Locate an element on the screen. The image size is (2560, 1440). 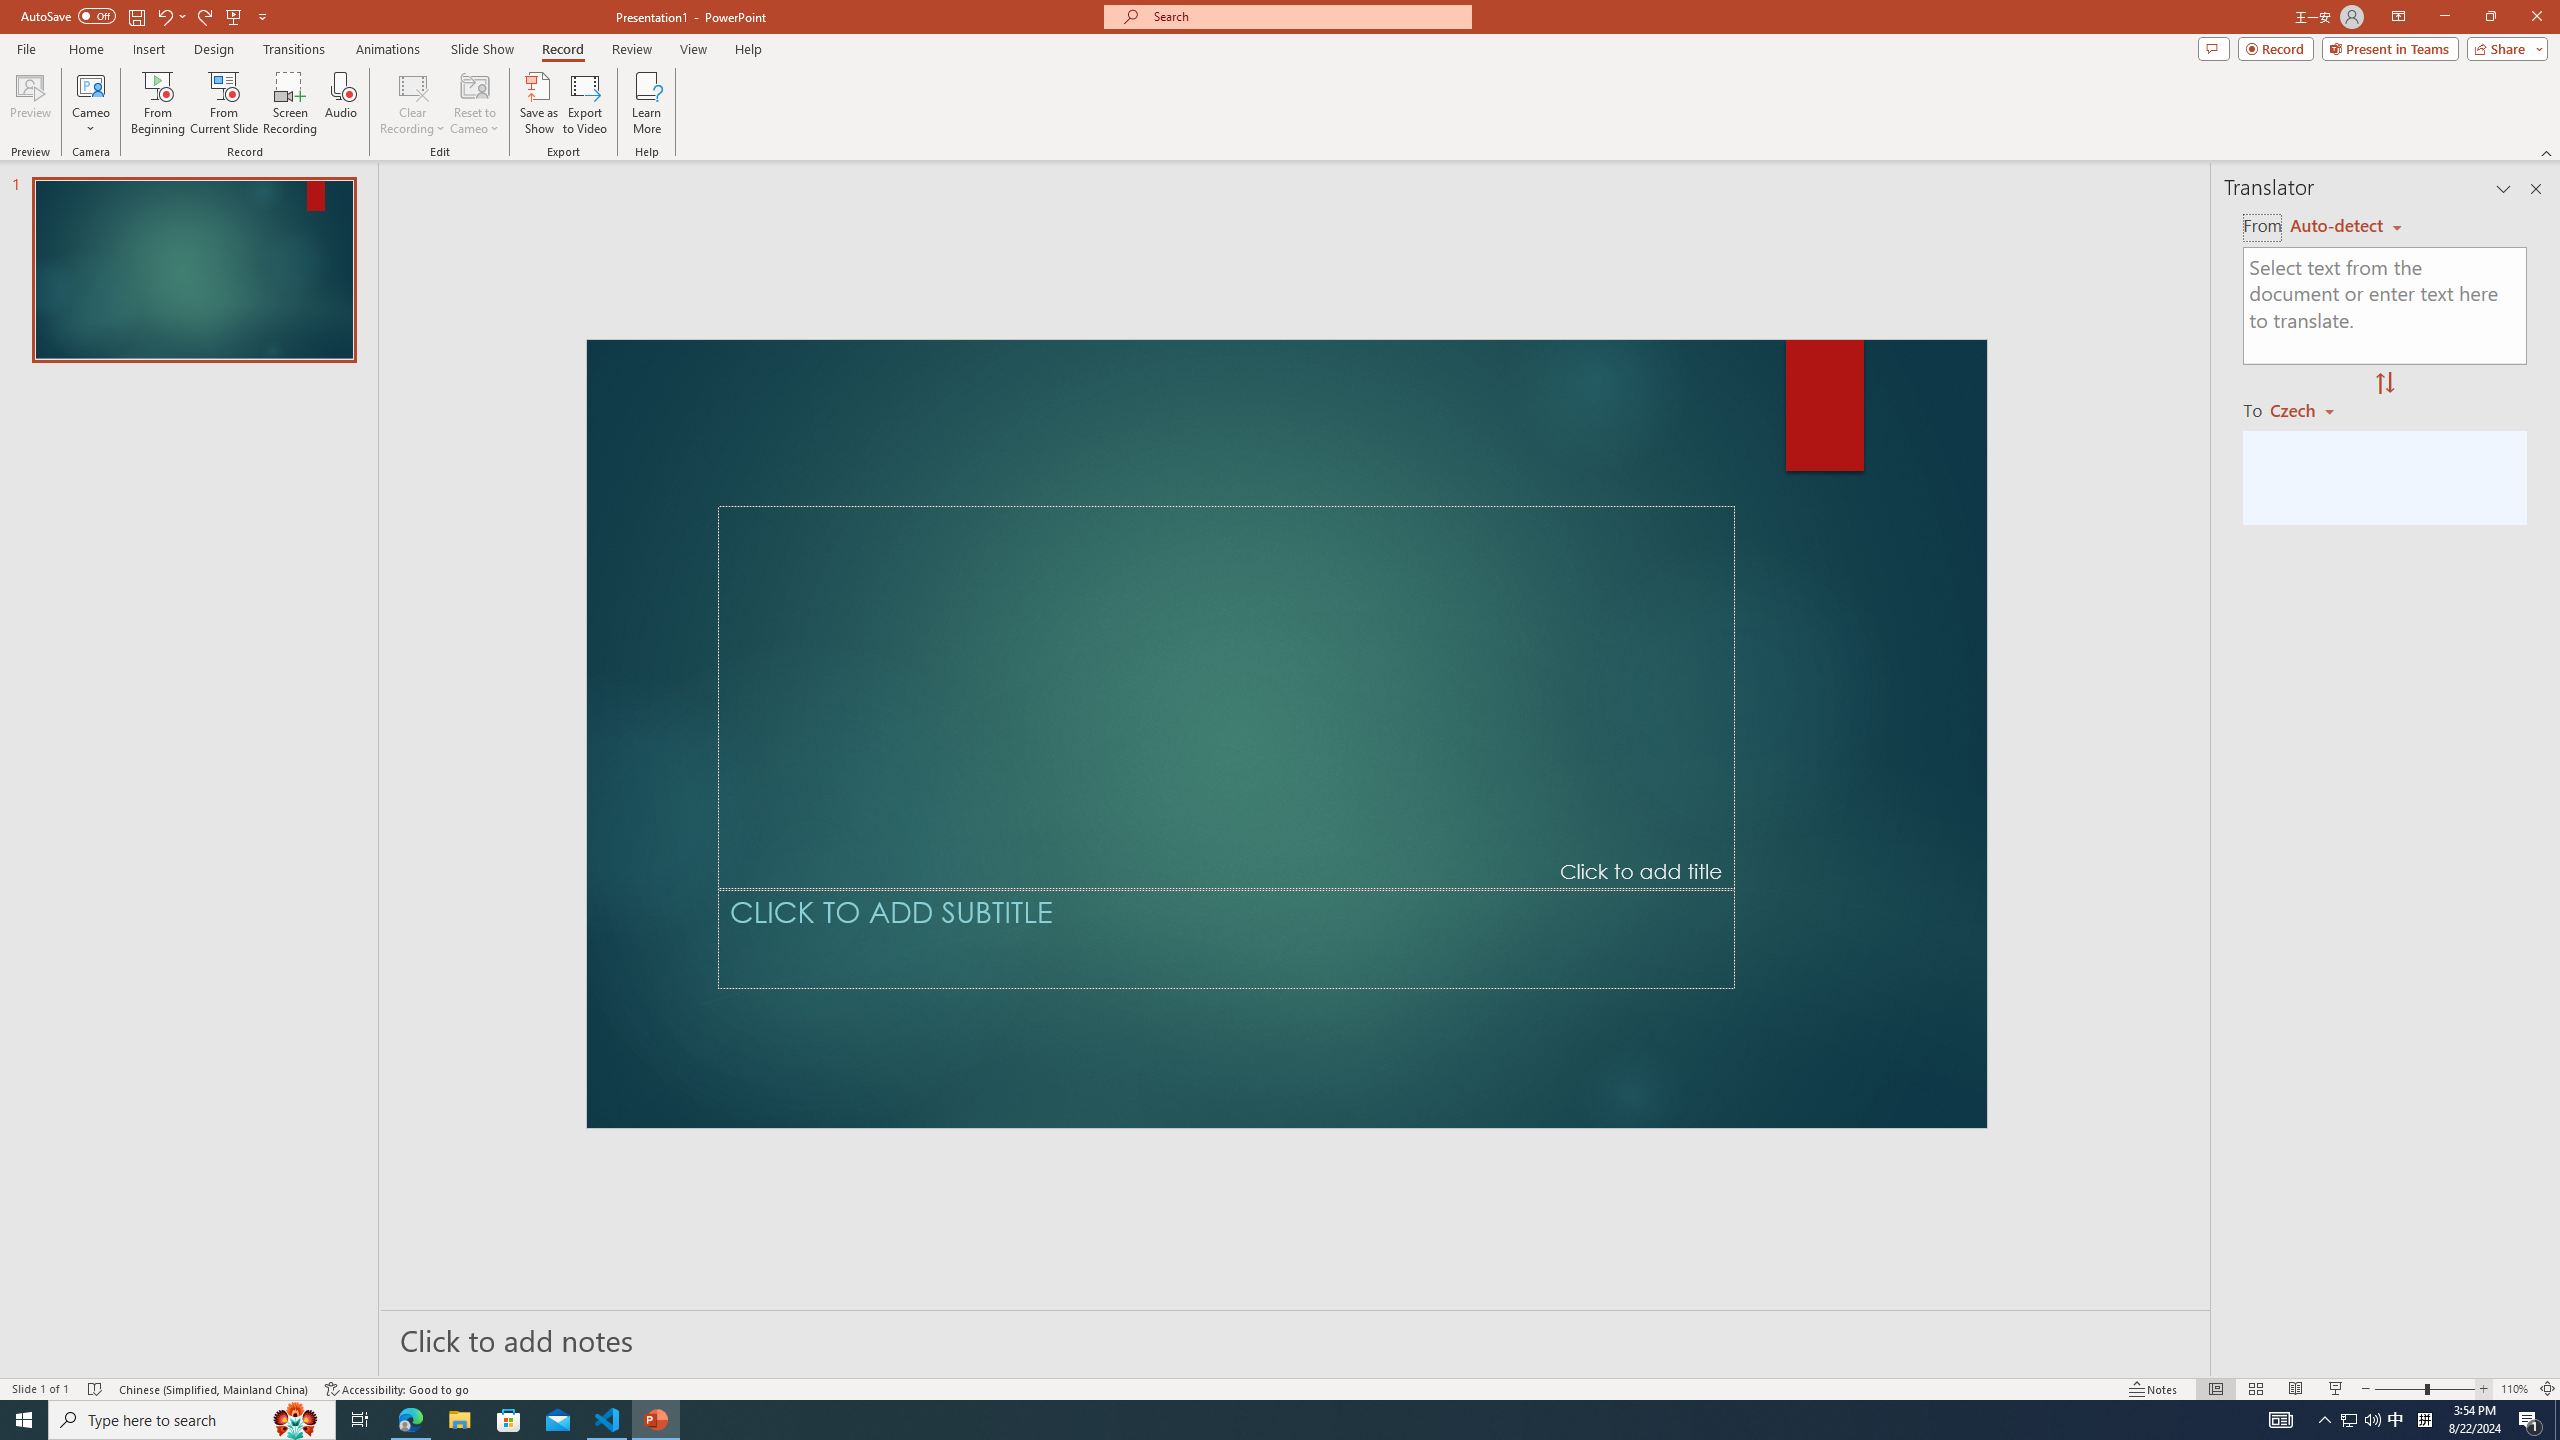
'Zoom In' is located at coordinates (2484, 1359).